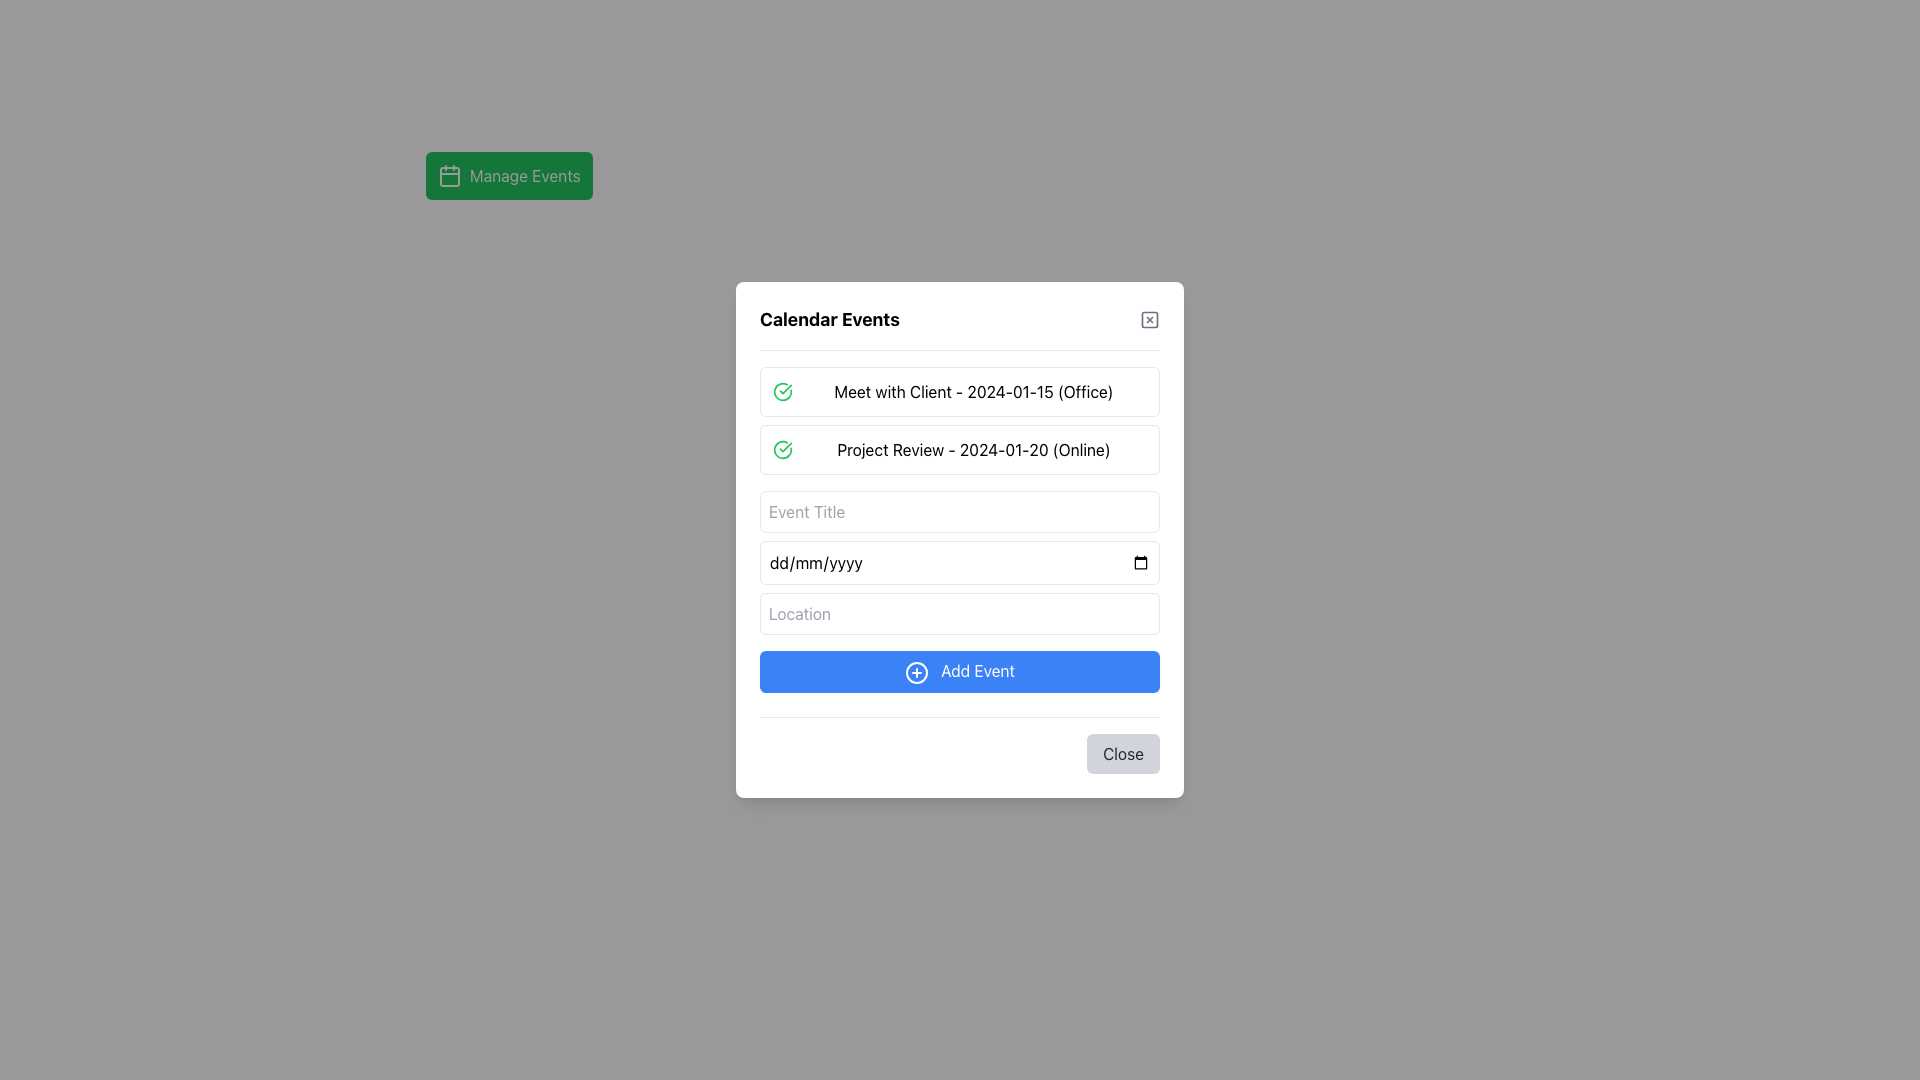 The height and width of the screenshot is (1080, 1920). What do you see at coordinates (960, 450) in the screenshot?
I see `the second list item in the 'Calendar Events' modal` at bounding box center [960, 450].